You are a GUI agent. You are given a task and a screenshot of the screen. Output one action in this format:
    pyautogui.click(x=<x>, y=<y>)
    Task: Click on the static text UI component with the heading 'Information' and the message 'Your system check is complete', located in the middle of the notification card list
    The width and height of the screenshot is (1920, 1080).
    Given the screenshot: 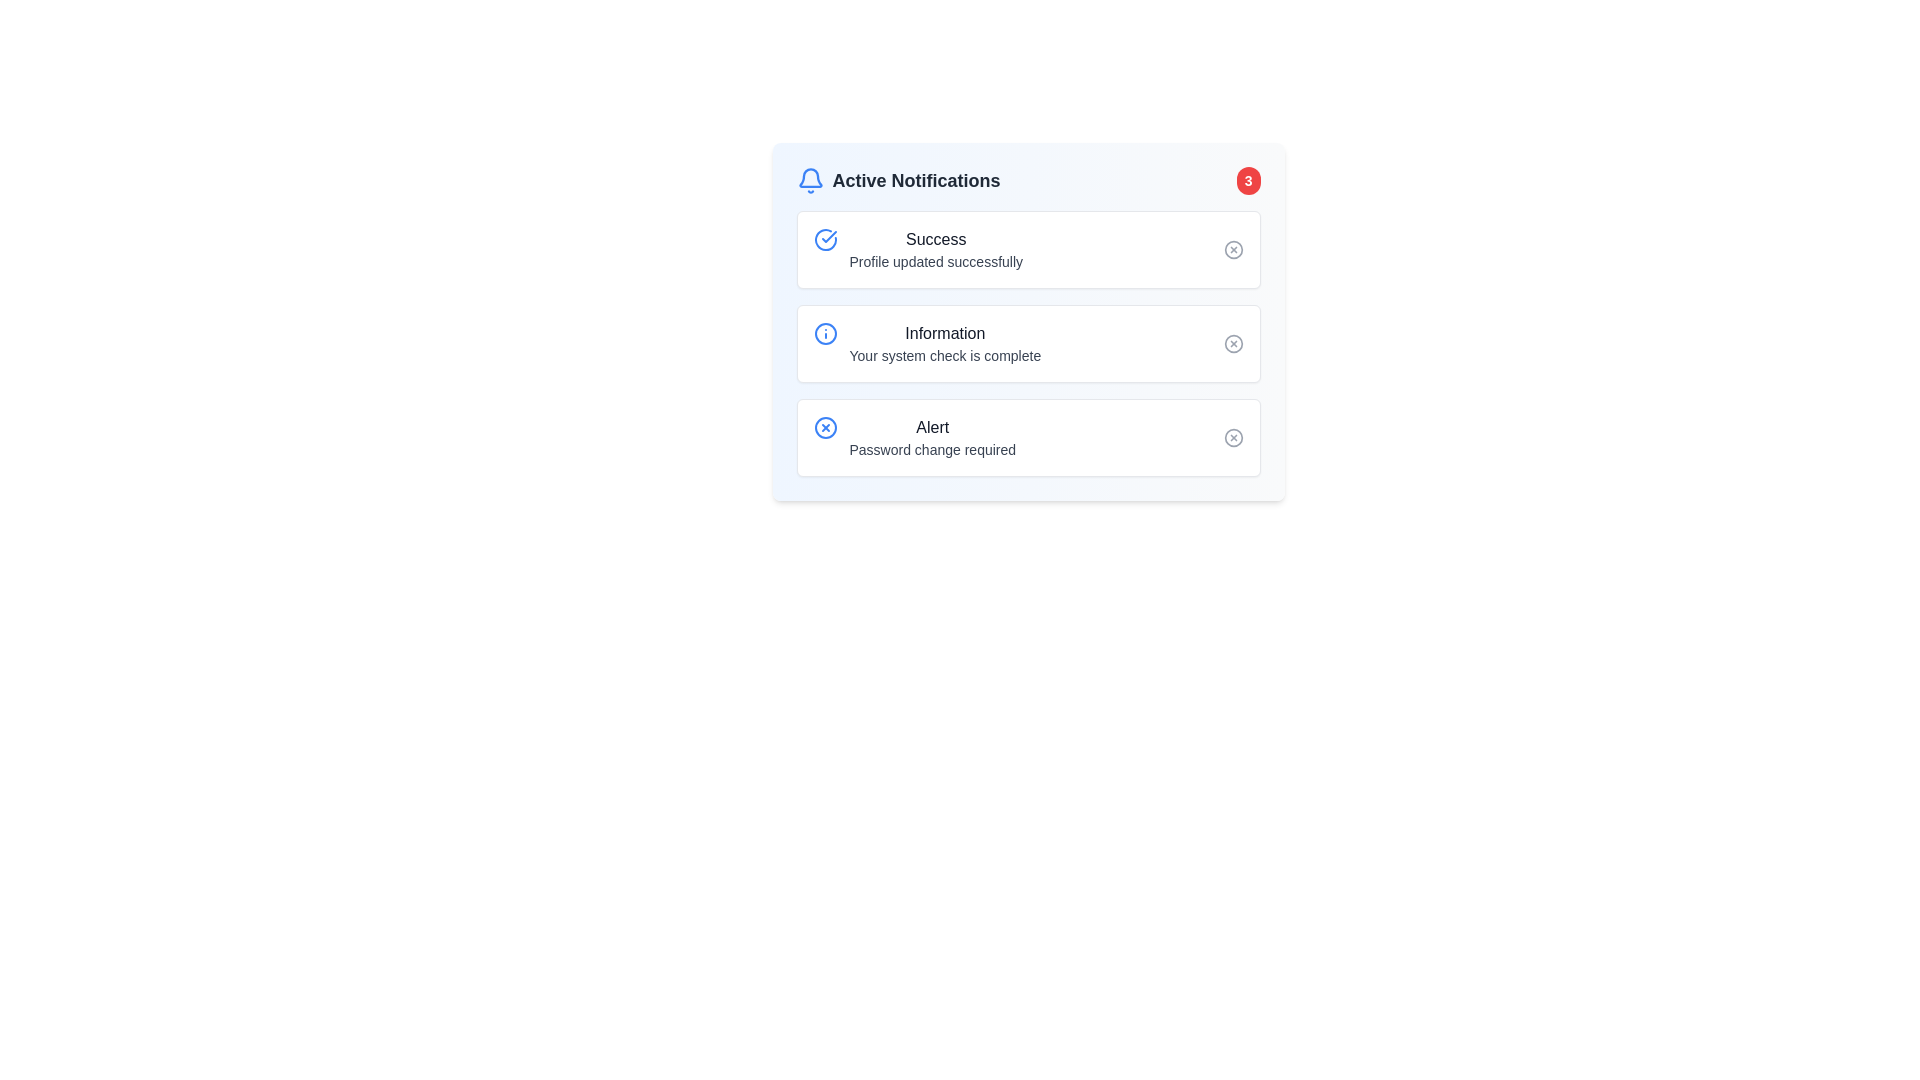 What is the action you would take?
    pyautogui.click(x=944, y=342)
    